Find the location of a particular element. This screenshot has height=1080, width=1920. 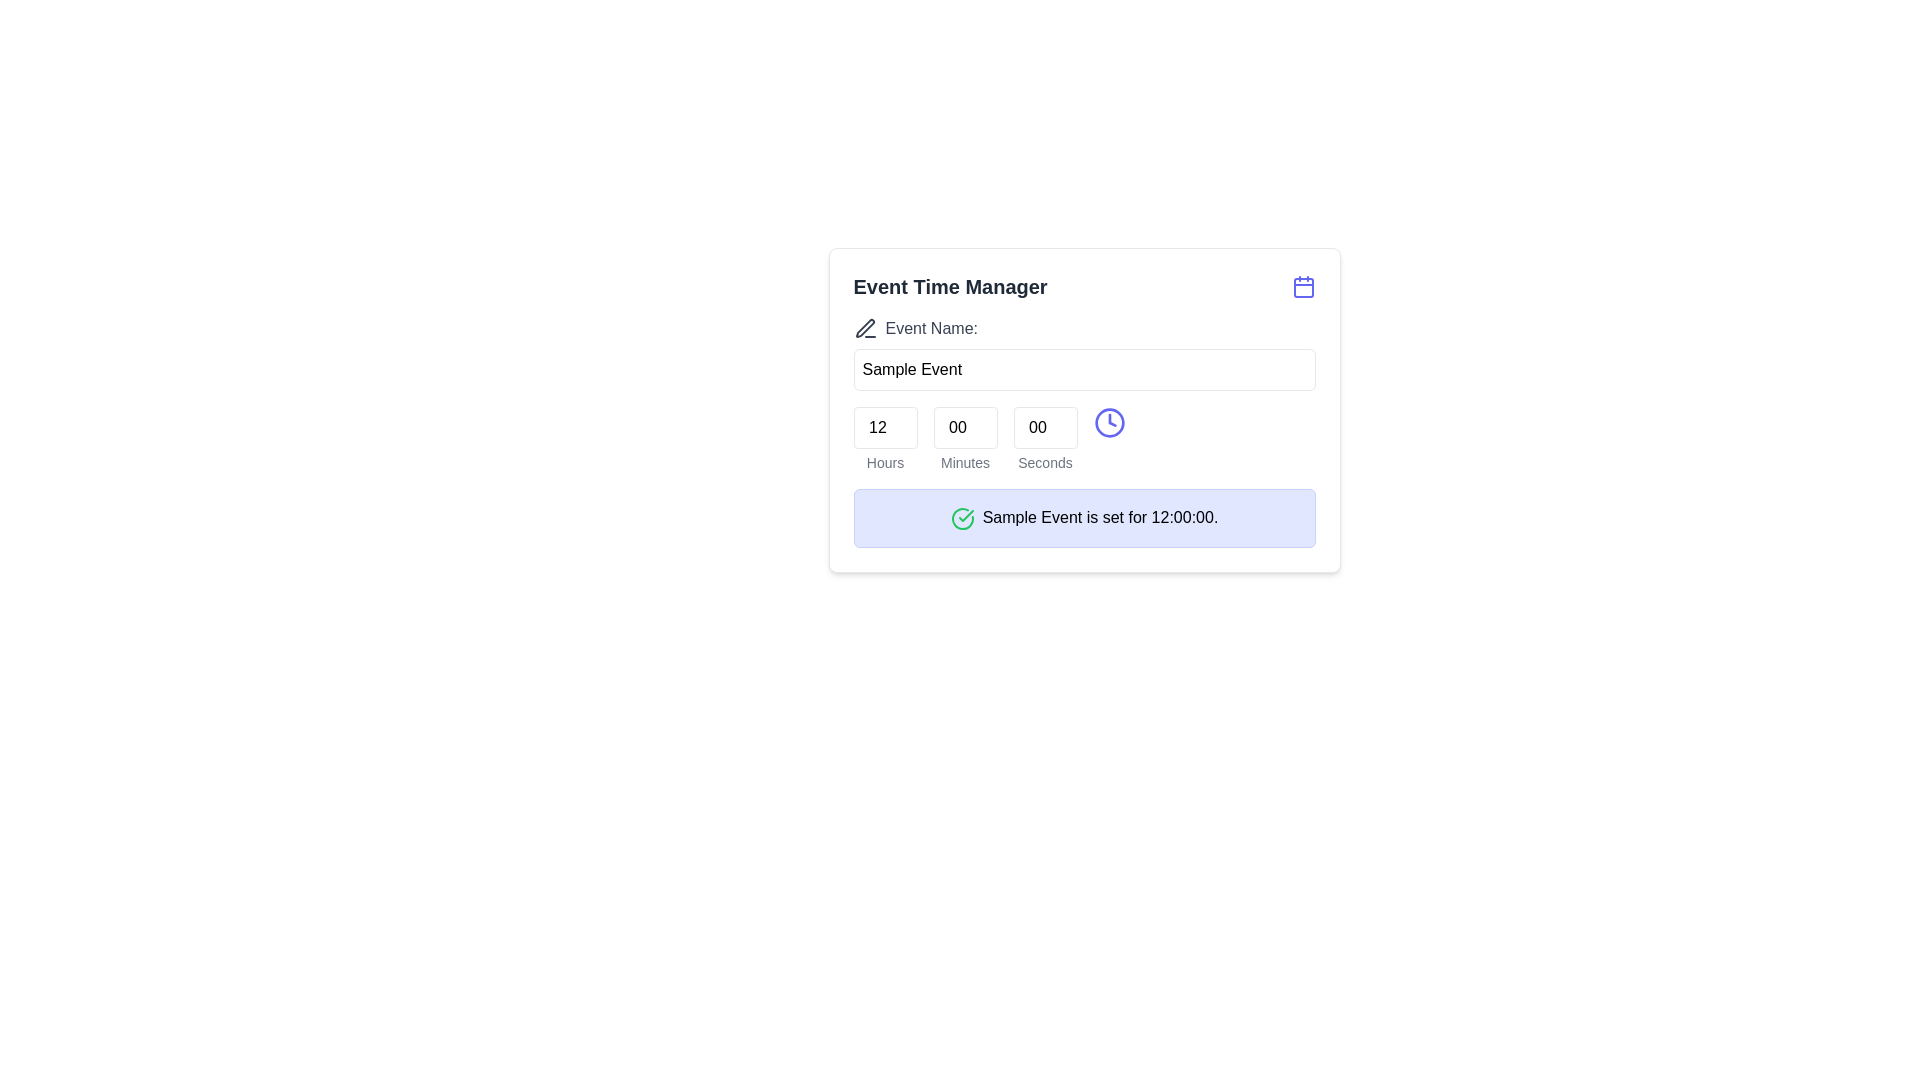

the confirmation indicator icon located to the left of the message text 'Sample Event is set for 12:00:00.' within the blue message box is located at coordinates (962, 517).